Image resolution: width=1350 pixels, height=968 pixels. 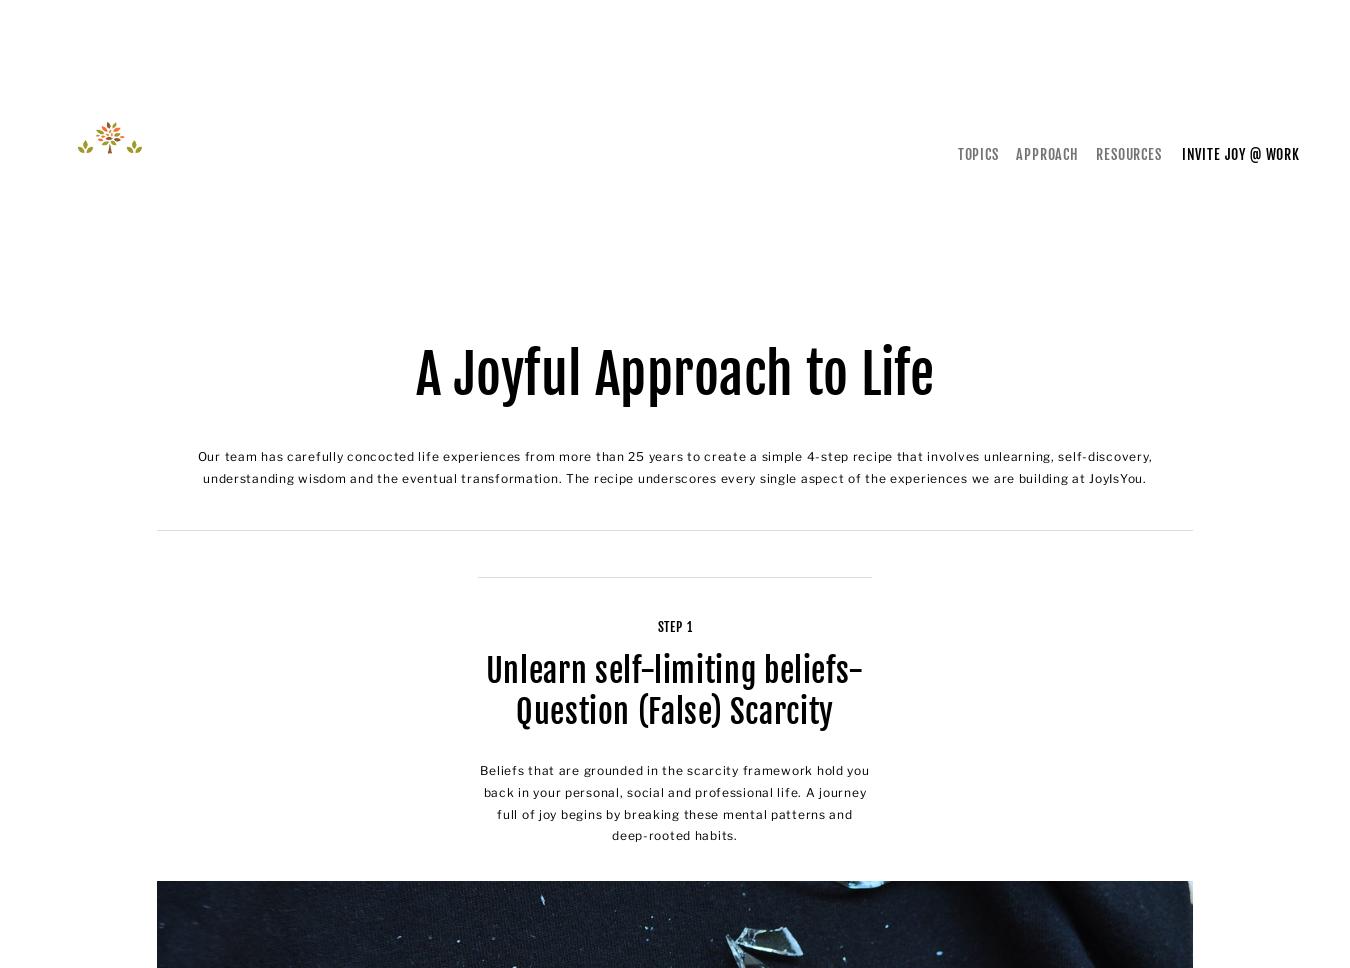 I want to click on 'Question (False) Scarcity', so click(x=674, y=710).